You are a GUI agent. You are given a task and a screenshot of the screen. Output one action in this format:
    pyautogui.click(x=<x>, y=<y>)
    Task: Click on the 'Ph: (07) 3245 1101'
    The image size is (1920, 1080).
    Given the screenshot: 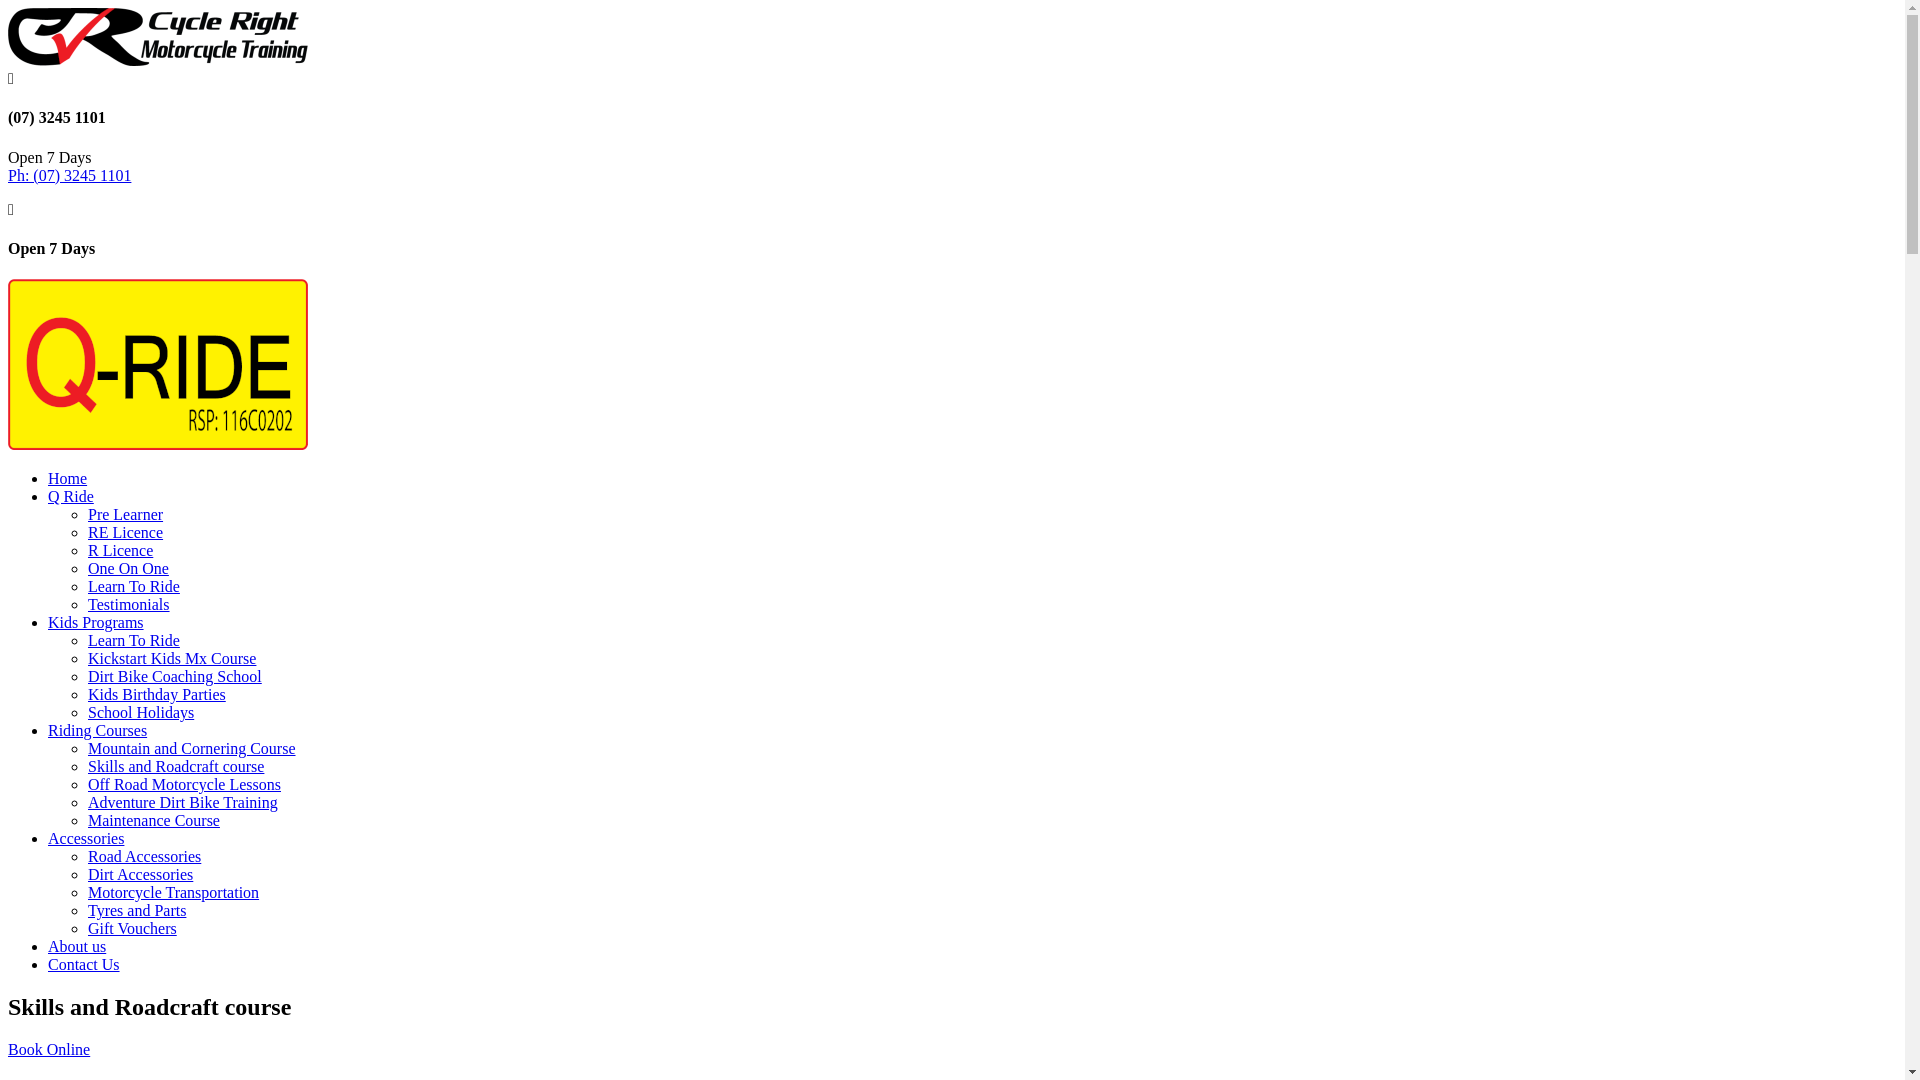 What is the action you would take?
    pyautogui.click(x=8, y=174)
    